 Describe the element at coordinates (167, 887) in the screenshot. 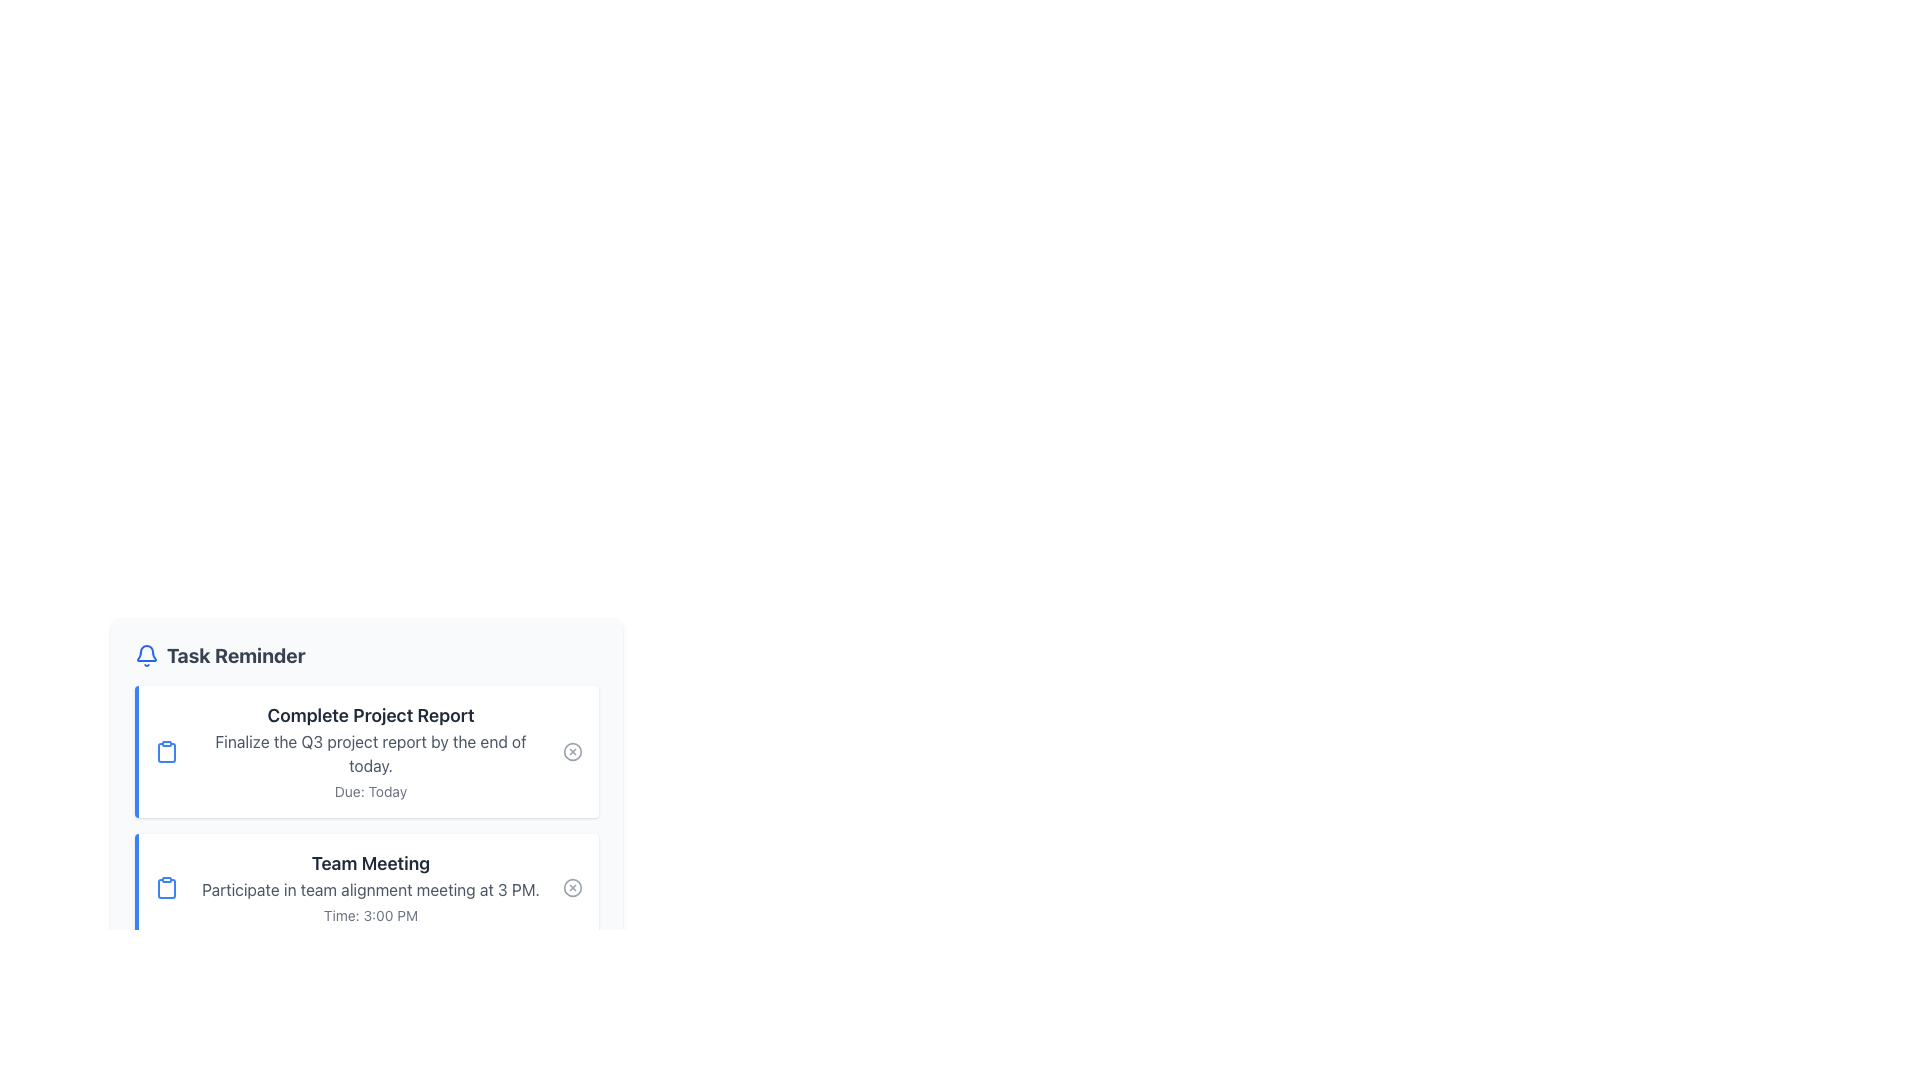

I see `the blue clipboard icon representing the task 'Complete Project Report' located in the 'Task Reminder' section` at that location.